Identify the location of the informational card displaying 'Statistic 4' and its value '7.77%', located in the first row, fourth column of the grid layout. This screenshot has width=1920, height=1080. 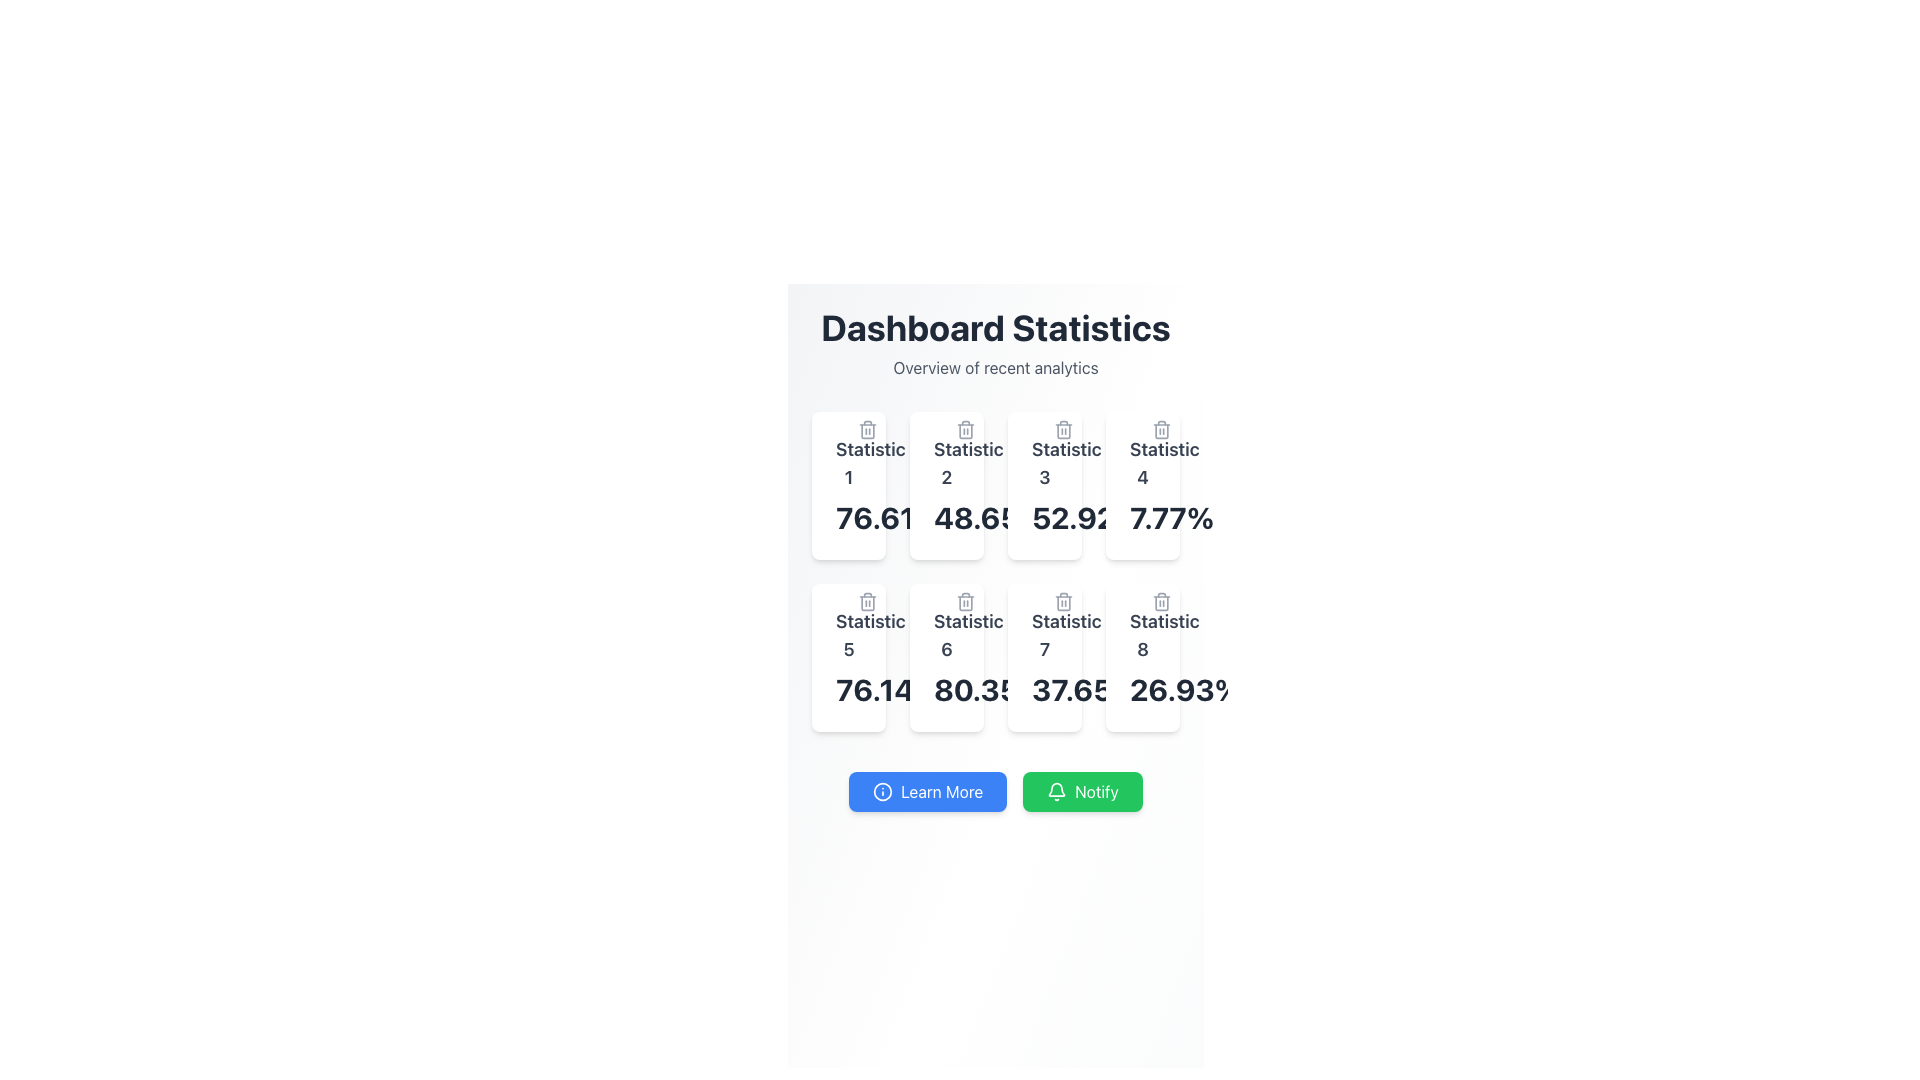
(1142, 486).